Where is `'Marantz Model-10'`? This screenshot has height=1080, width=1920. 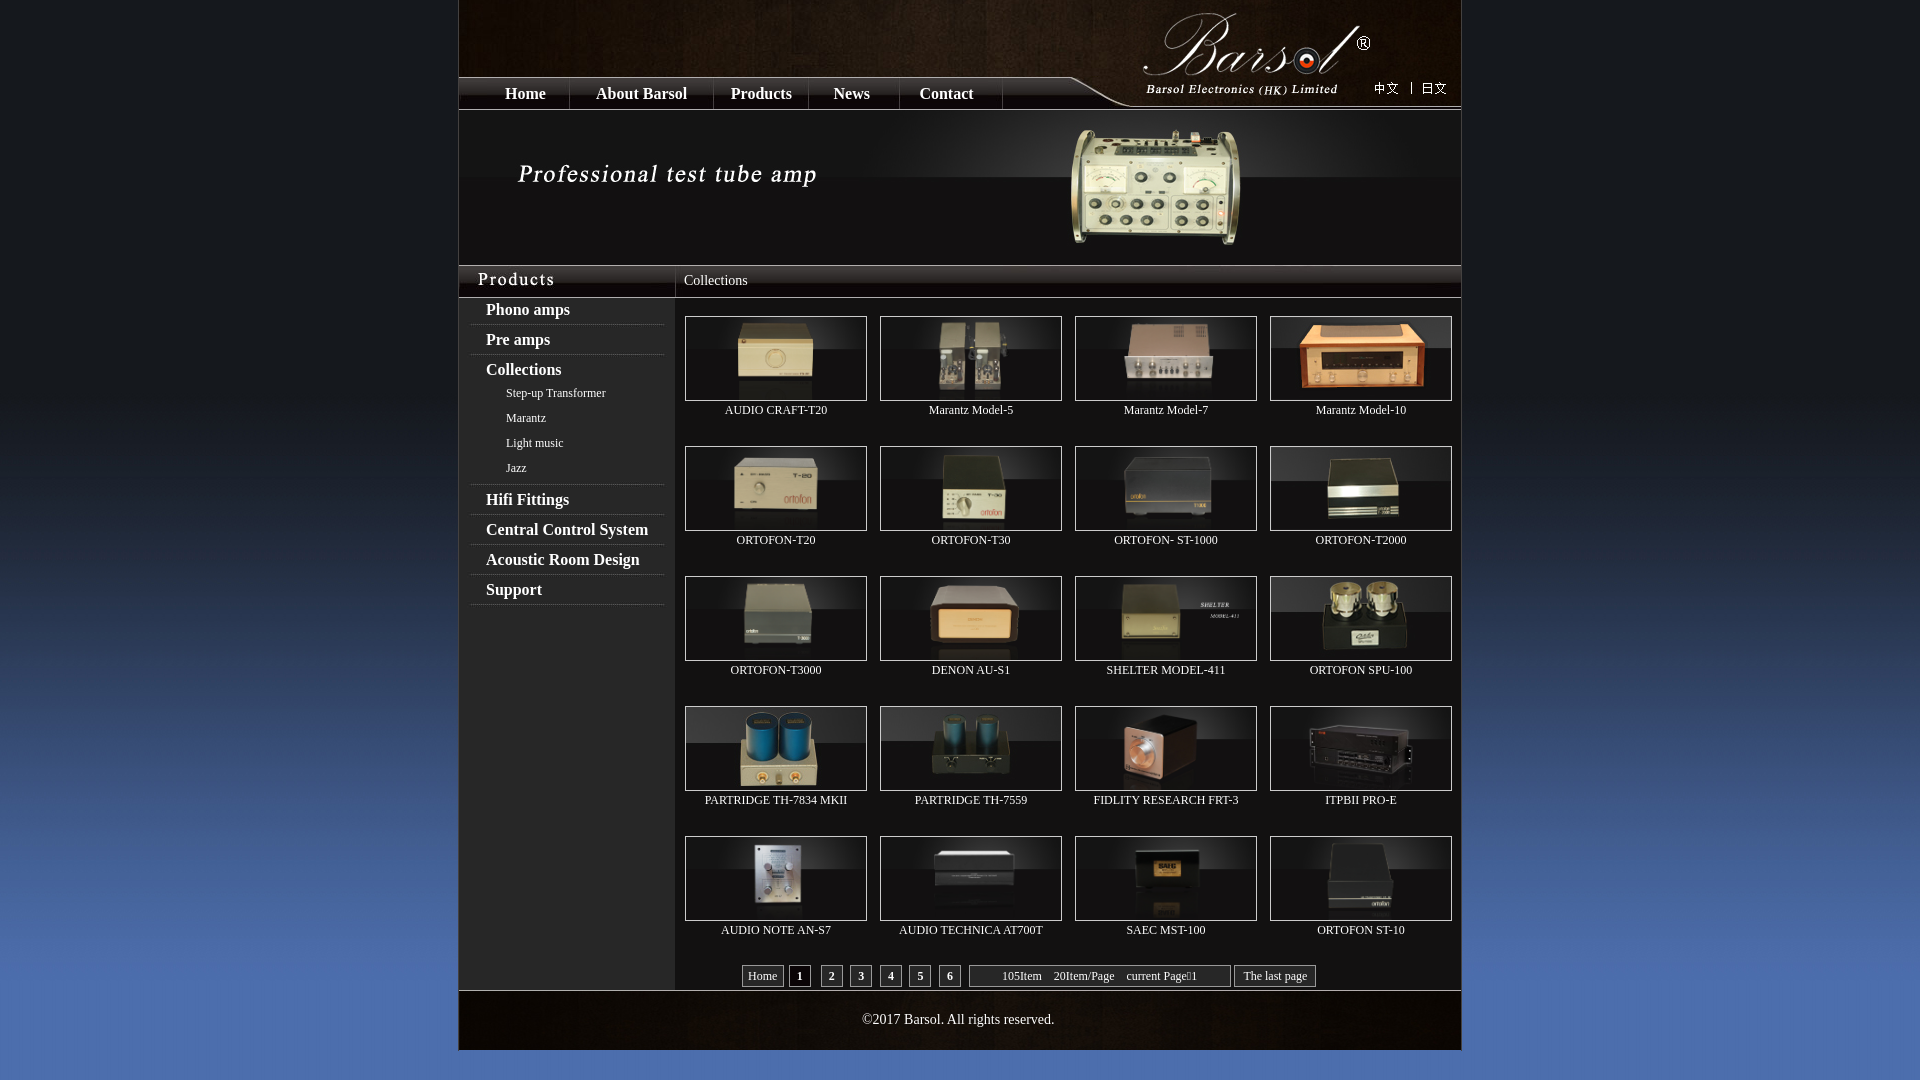 'Marantz Model-10' is located at coordinates (1360, 408).